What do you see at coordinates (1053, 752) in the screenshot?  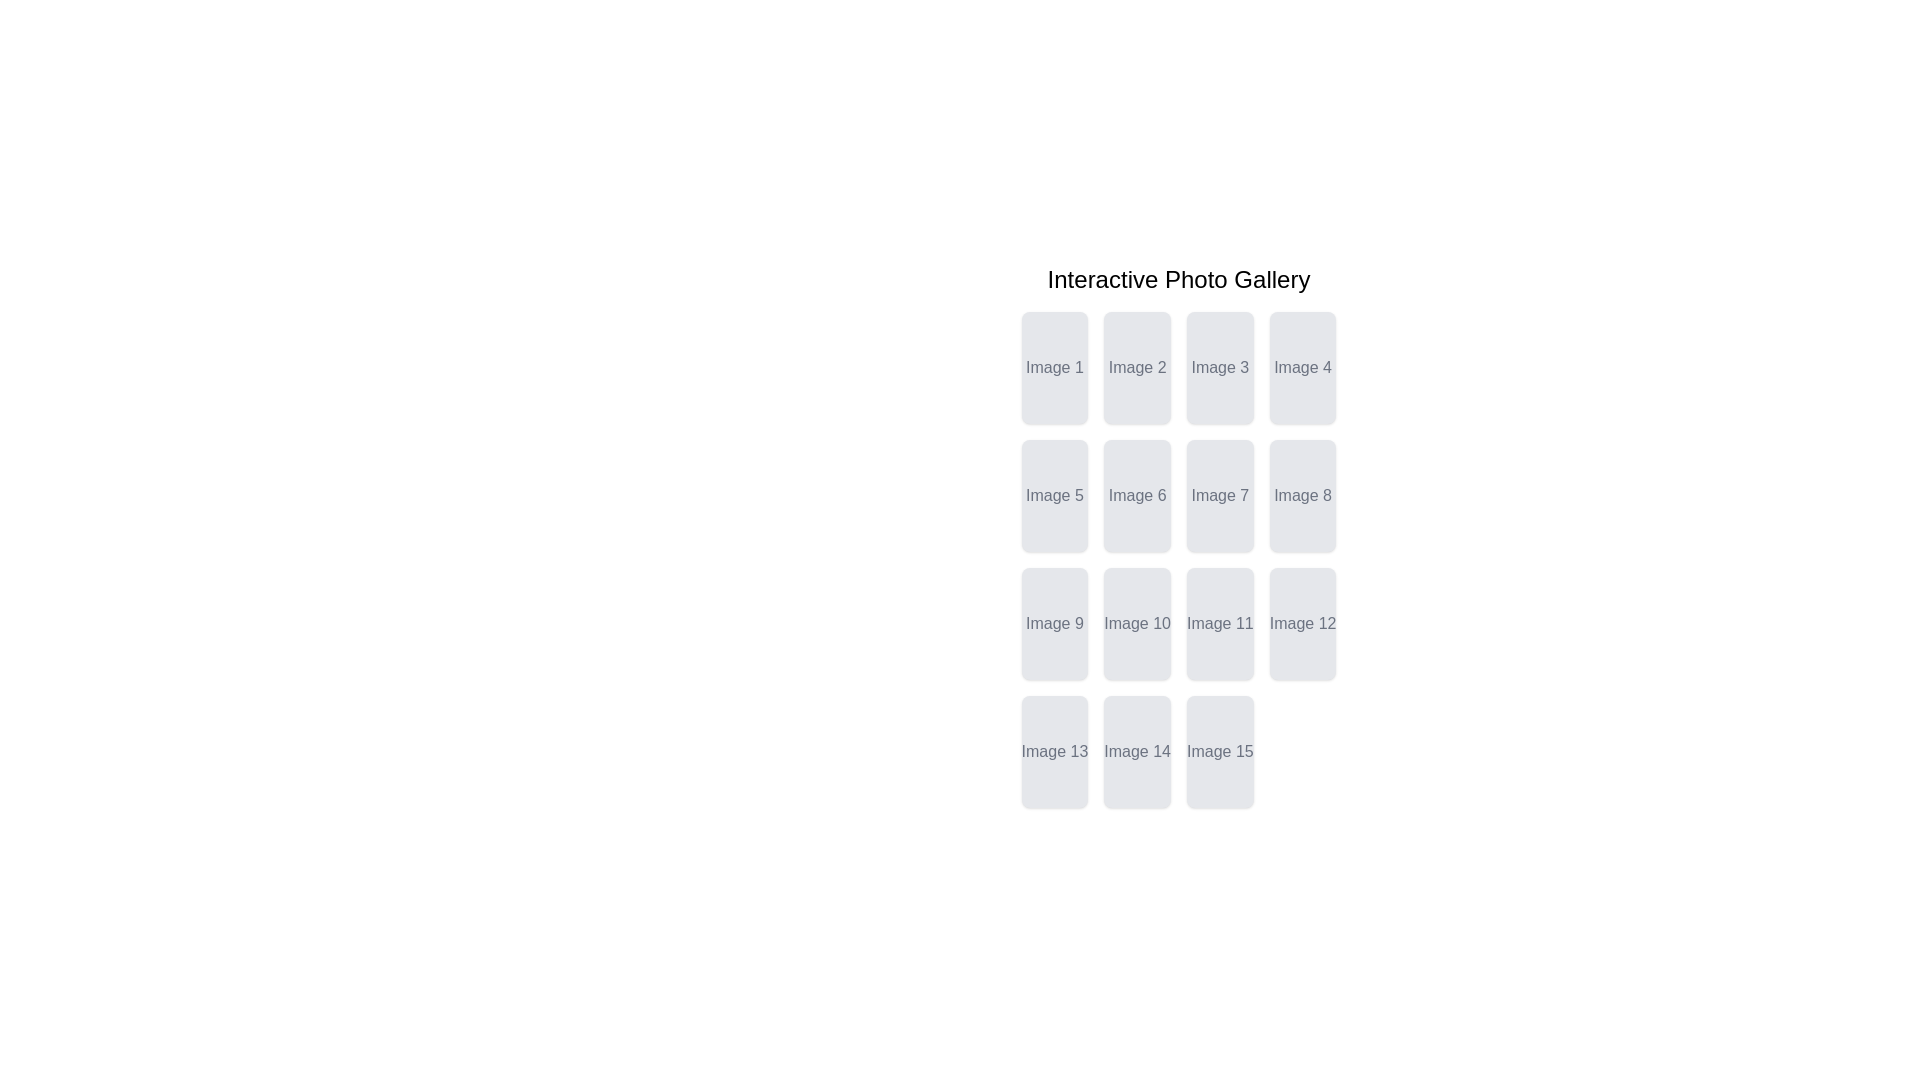 I see `the interactive grid item labeled 'Image 13' located in the last row of the grid layout on the far left` at bounding box center [1053, 752].